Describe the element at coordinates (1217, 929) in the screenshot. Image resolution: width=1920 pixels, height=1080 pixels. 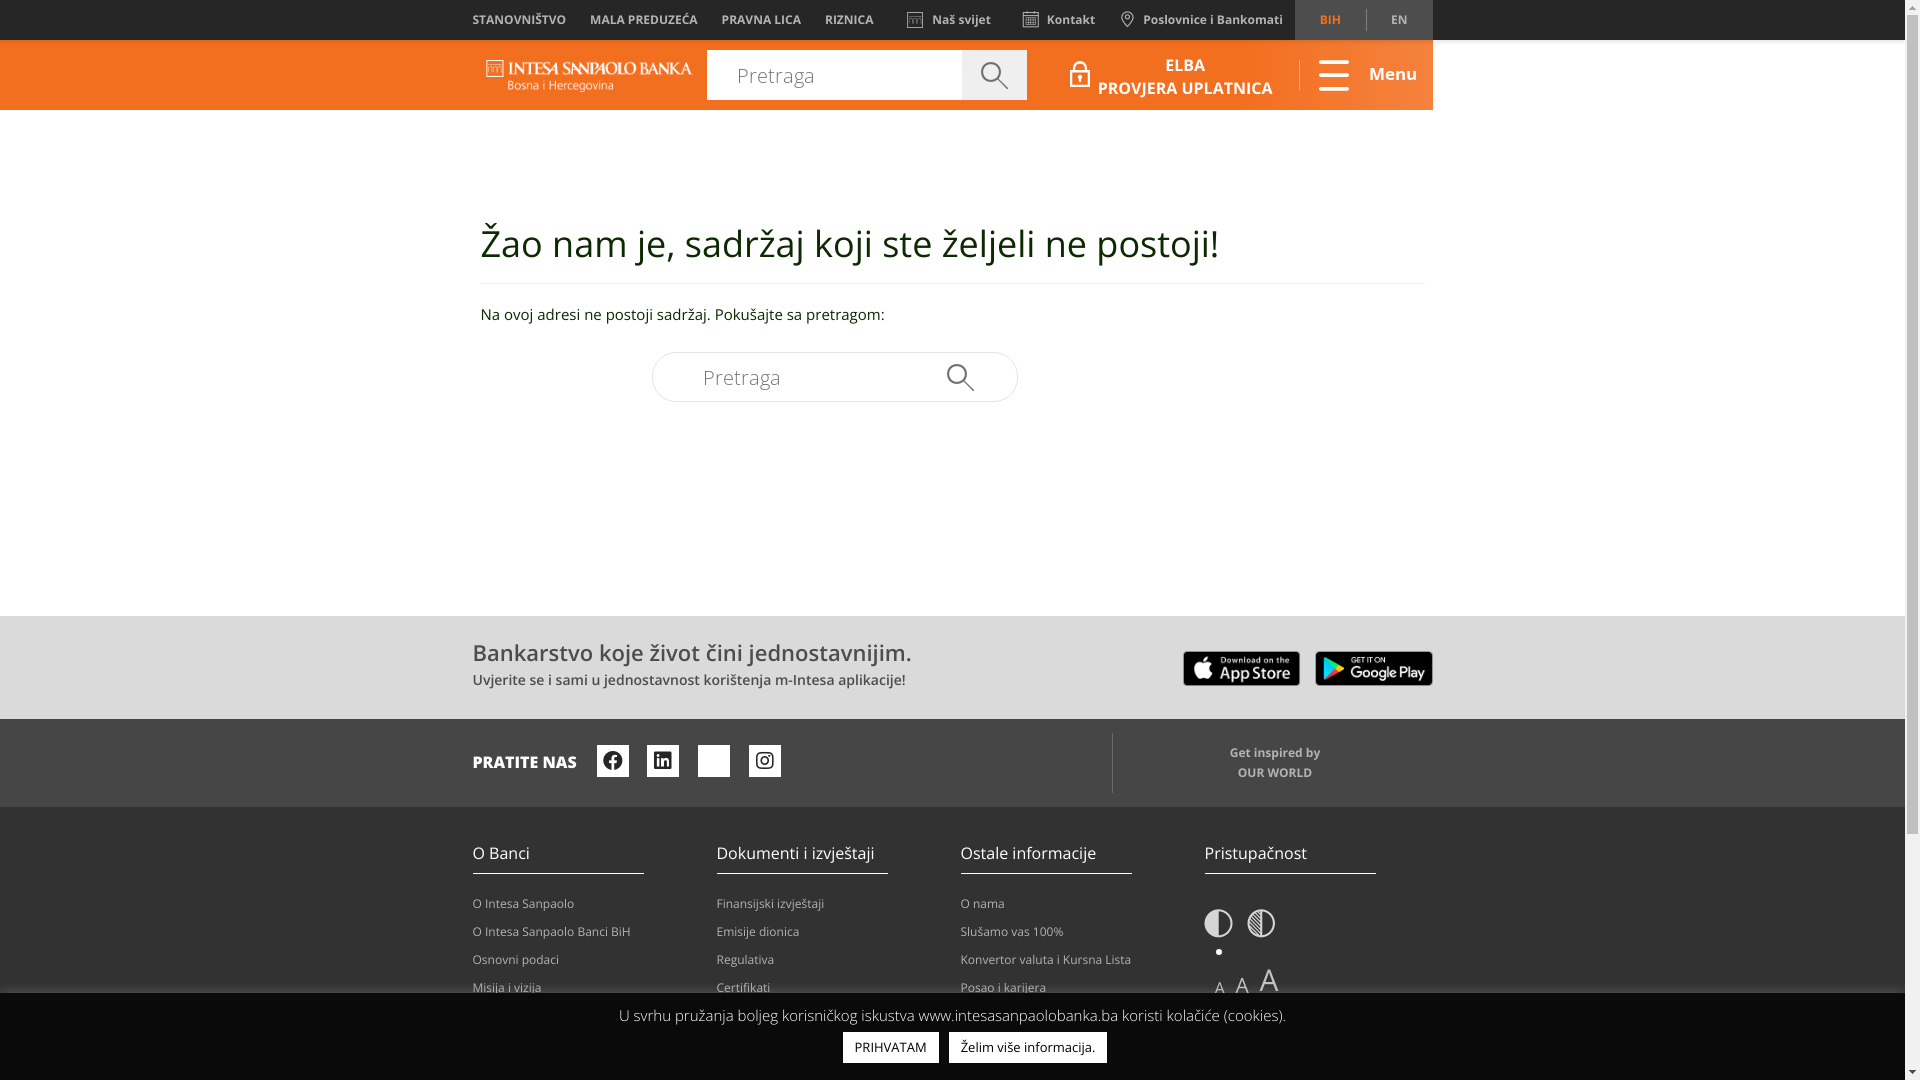
I see `'Standard Contrast'` at that location.